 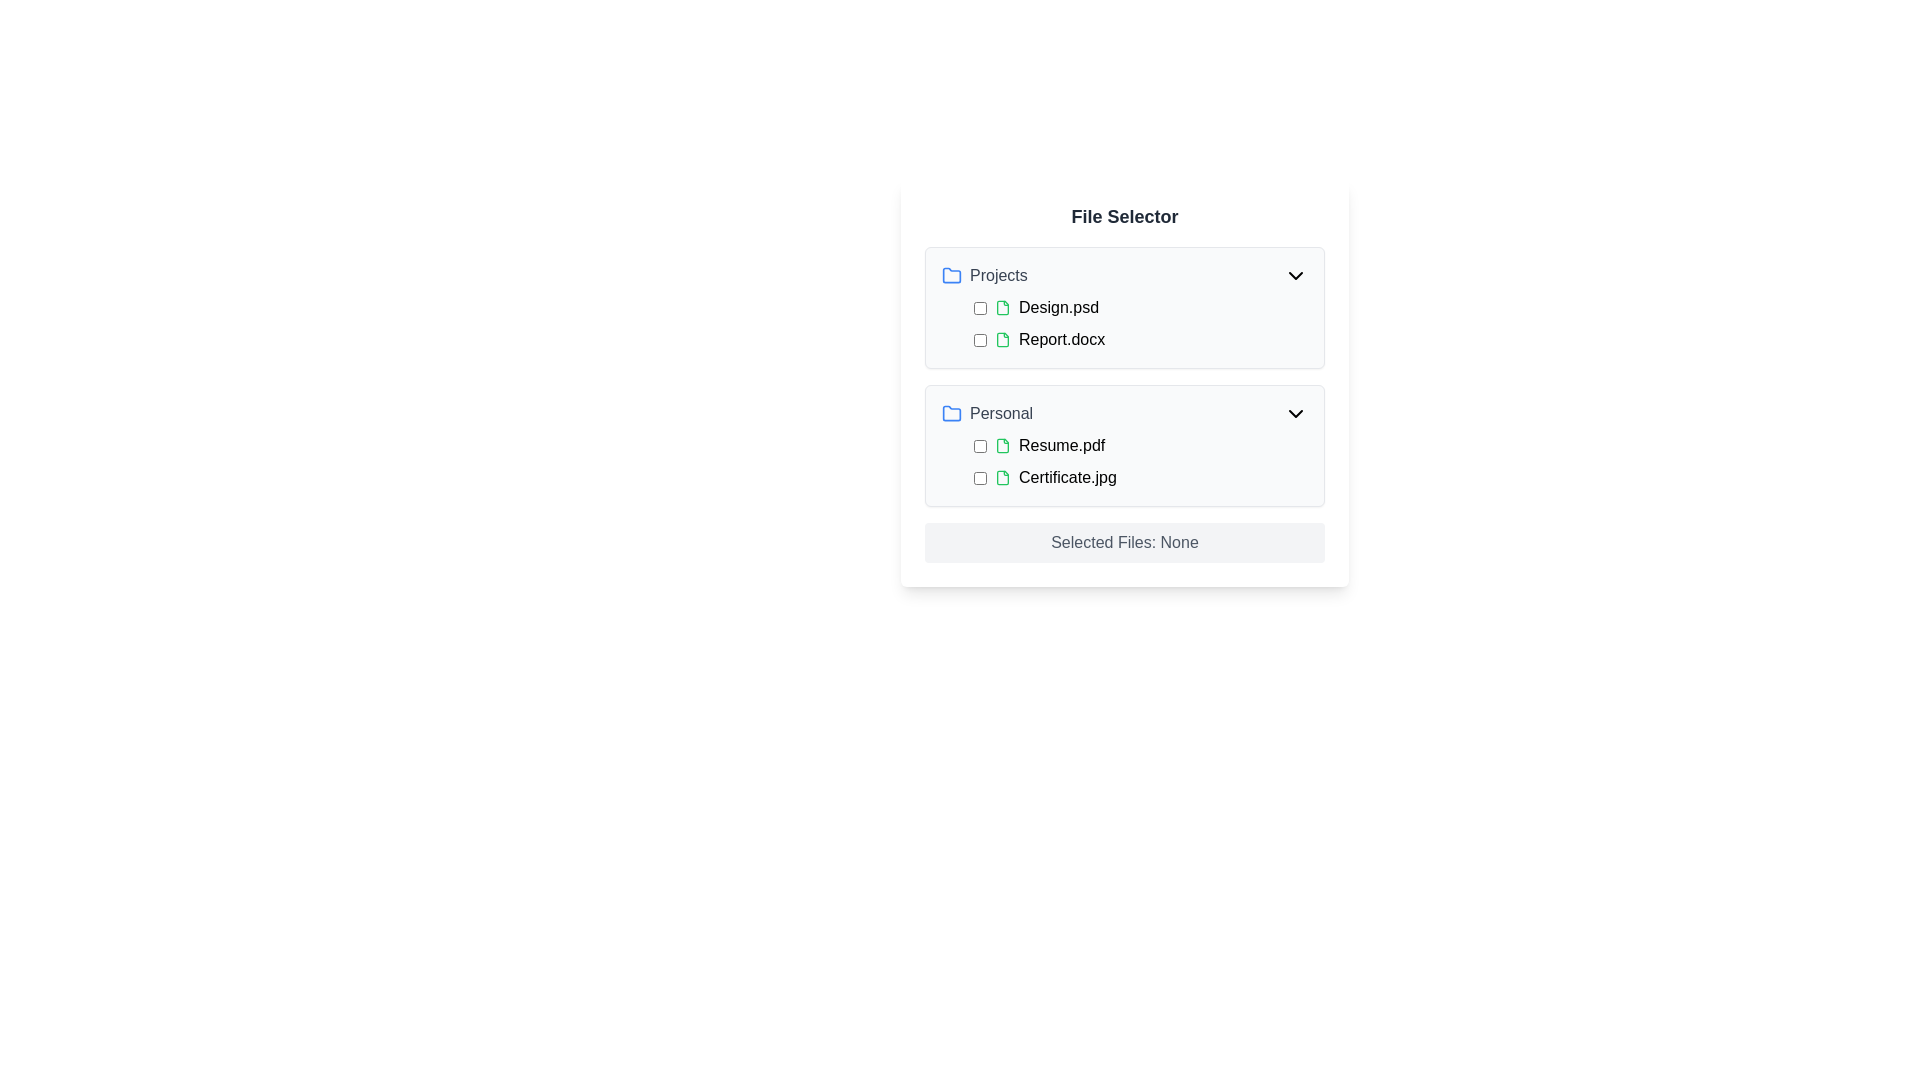 What do you see at coordinates (1296, 276) in the screenshot?
I see `the downward pointing chevron icon in the top-right corner of the 'Projects' section` at bounding box center [1296, 276].